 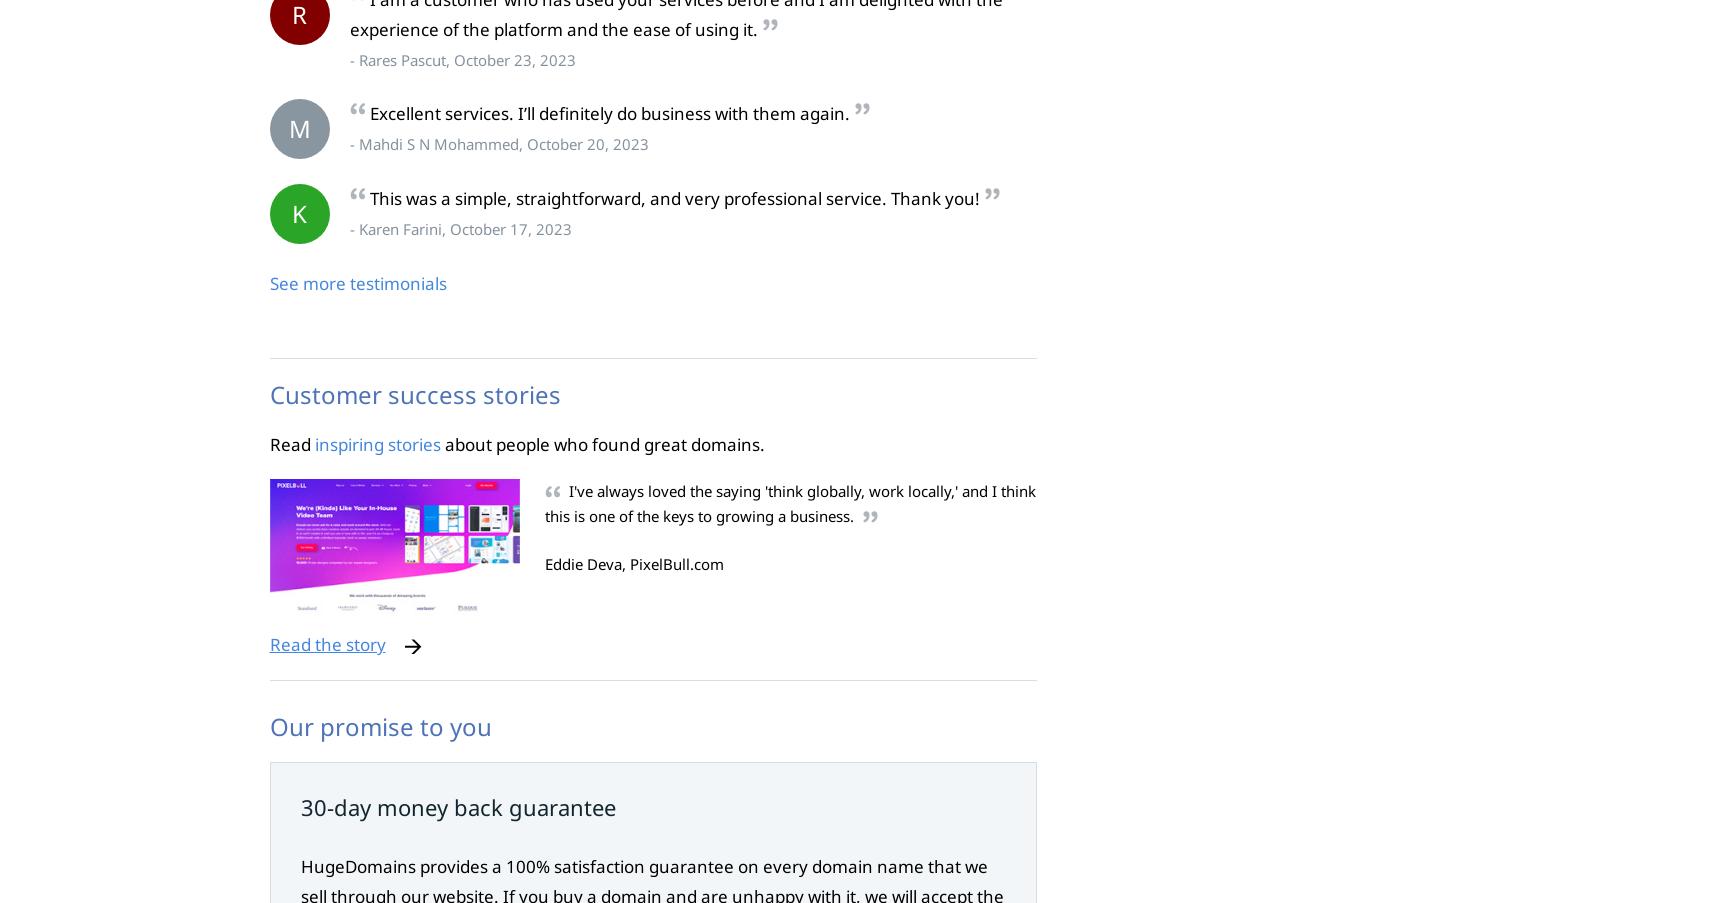 What do you see at coordinates (601, 442) in the screenshot?
I see `'about people who found great domains.'` at bounding box center [601, 442].